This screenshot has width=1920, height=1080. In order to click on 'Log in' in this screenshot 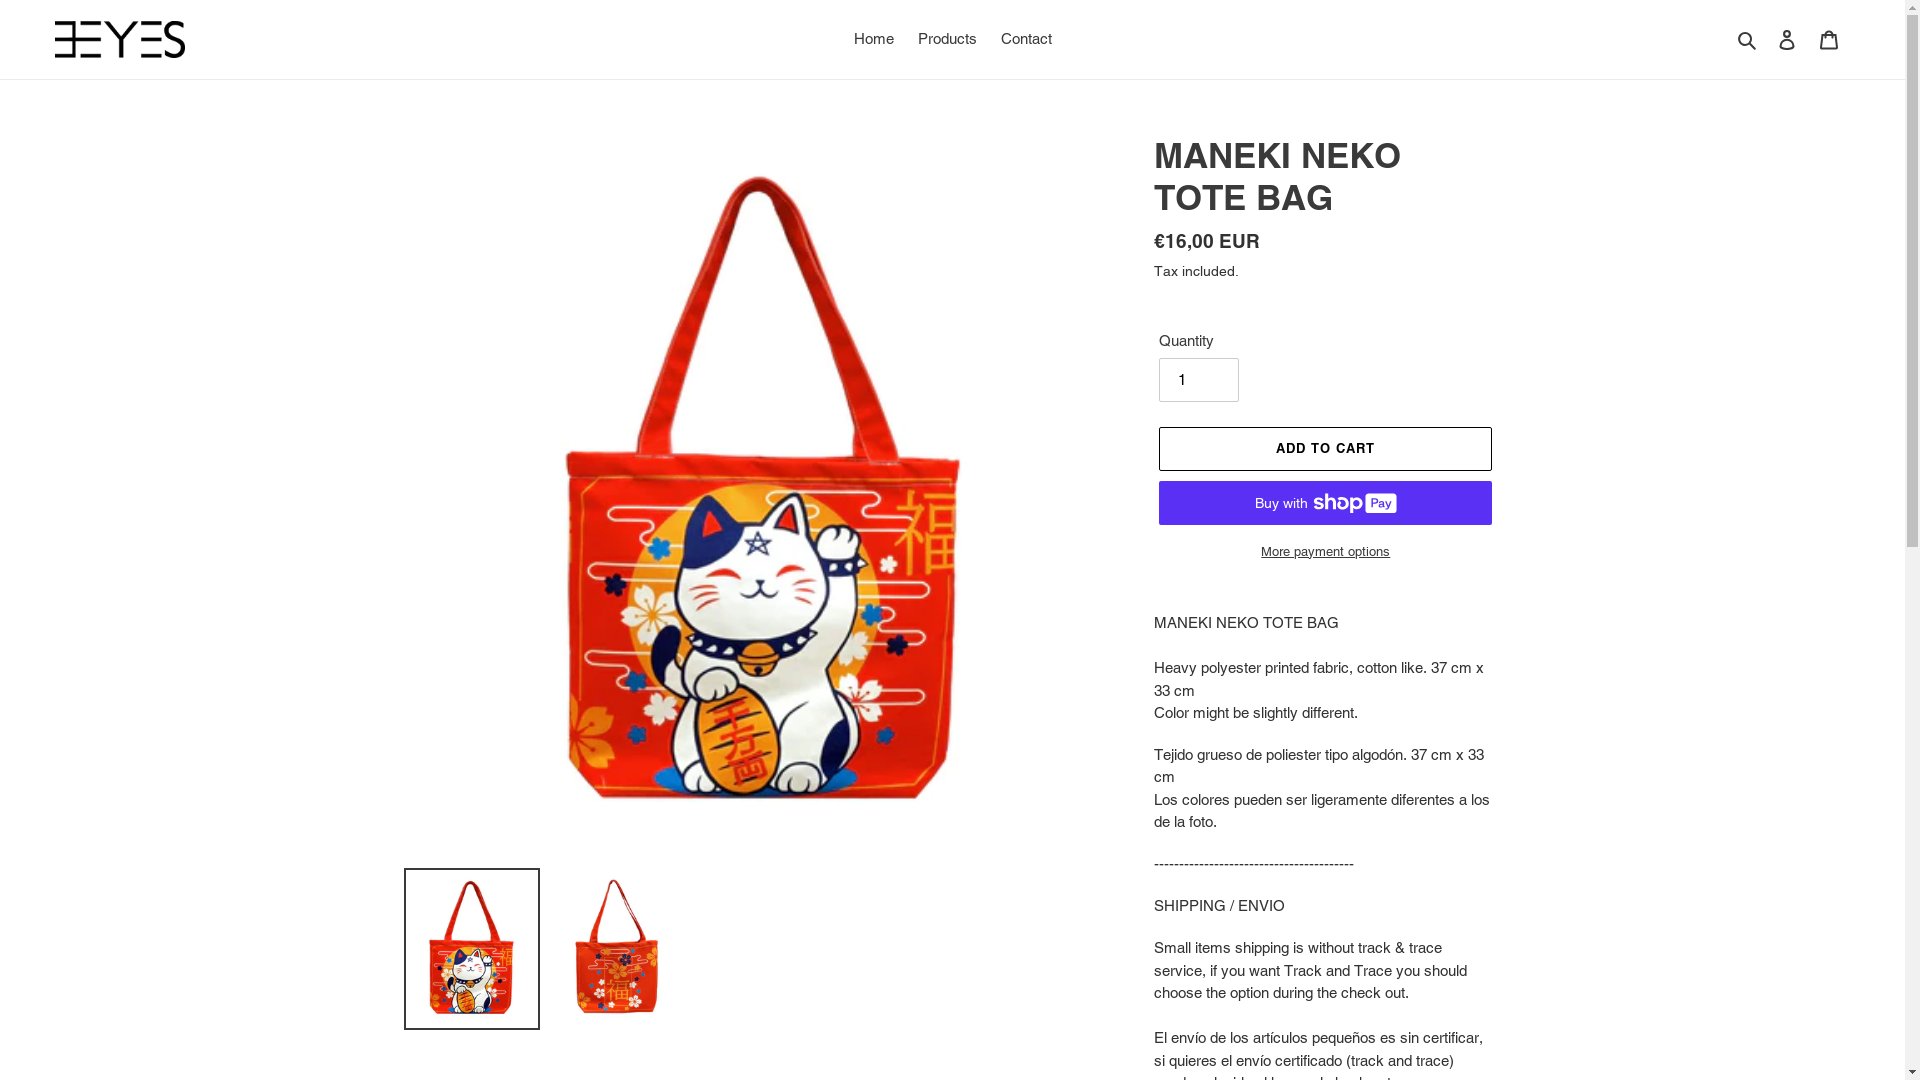, I will do `click(1786, 39)`.